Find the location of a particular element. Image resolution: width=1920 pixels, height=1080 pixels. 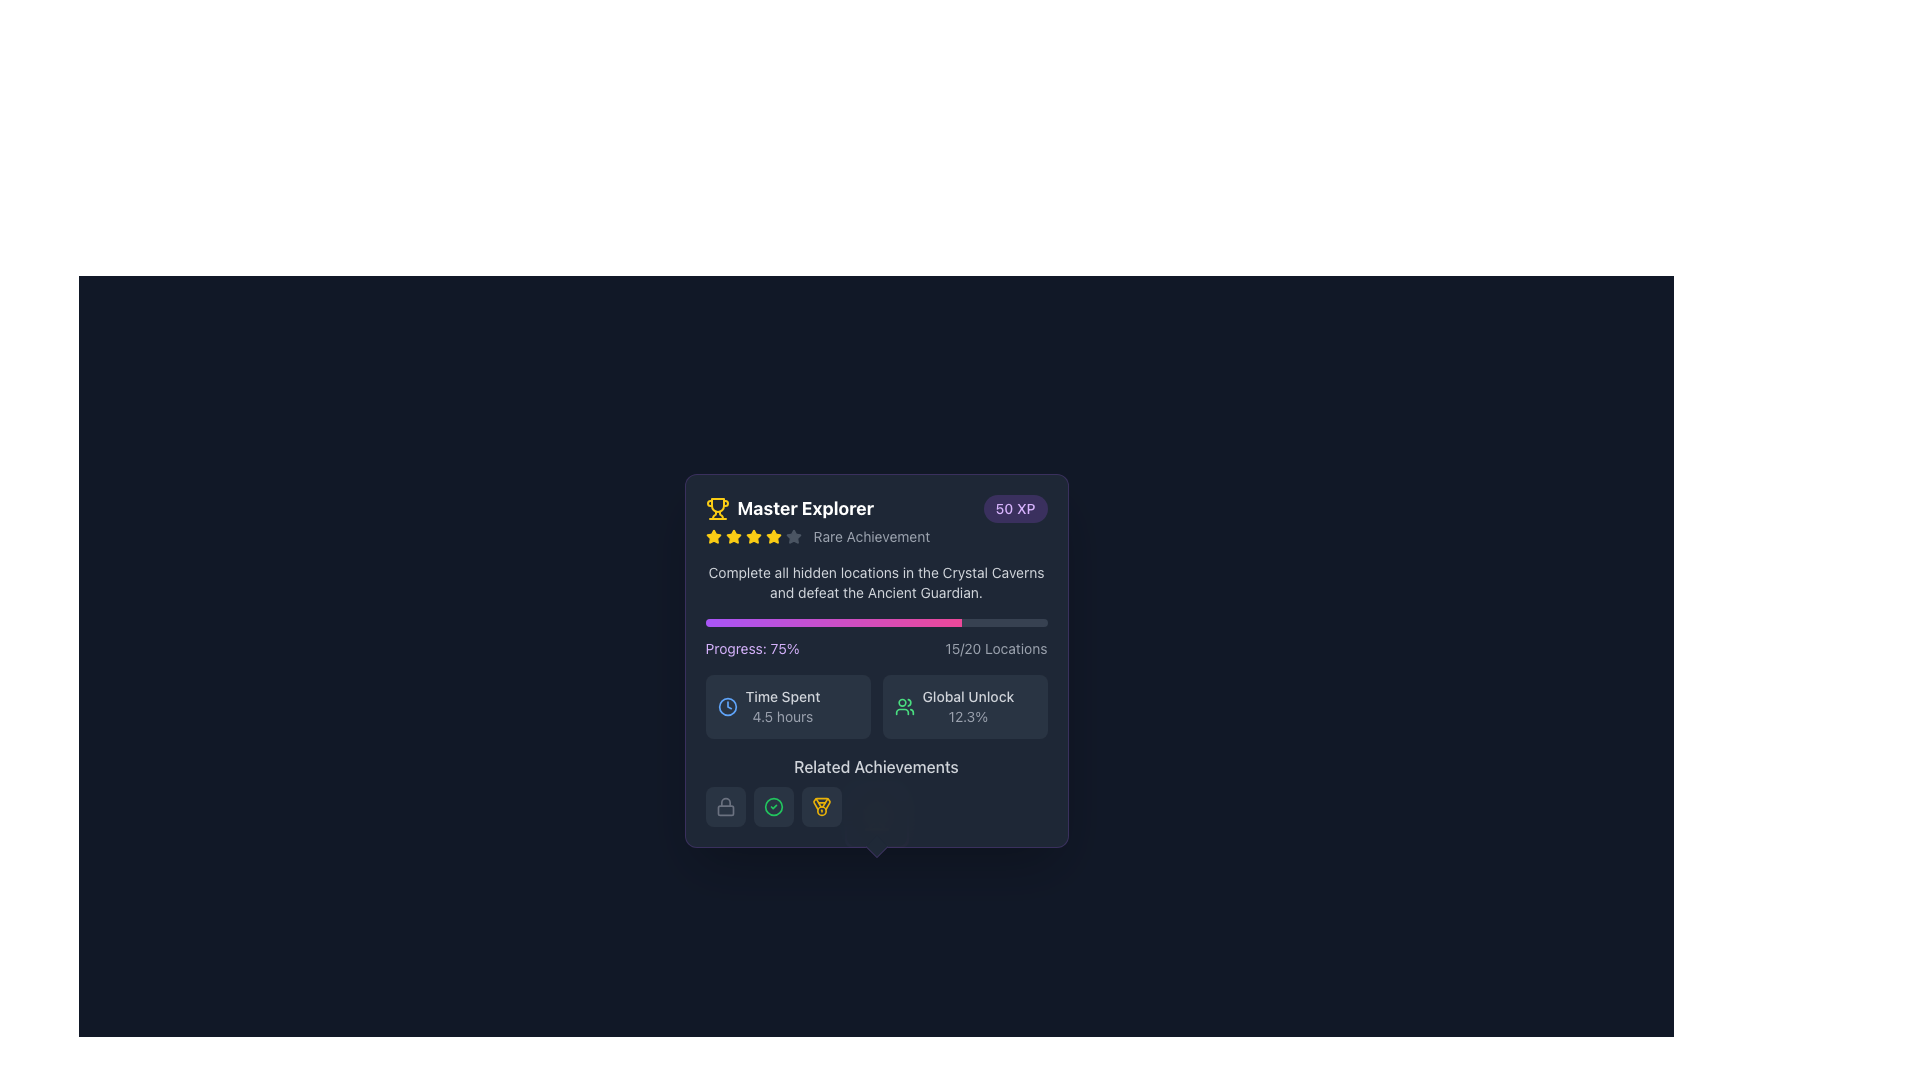

the circular button-like component with a gradient background transitioning from purple to pink, located below the 'Related Achievements' section and centered under the 'Master Explorer' achievement is located at coordinates (876, 816).